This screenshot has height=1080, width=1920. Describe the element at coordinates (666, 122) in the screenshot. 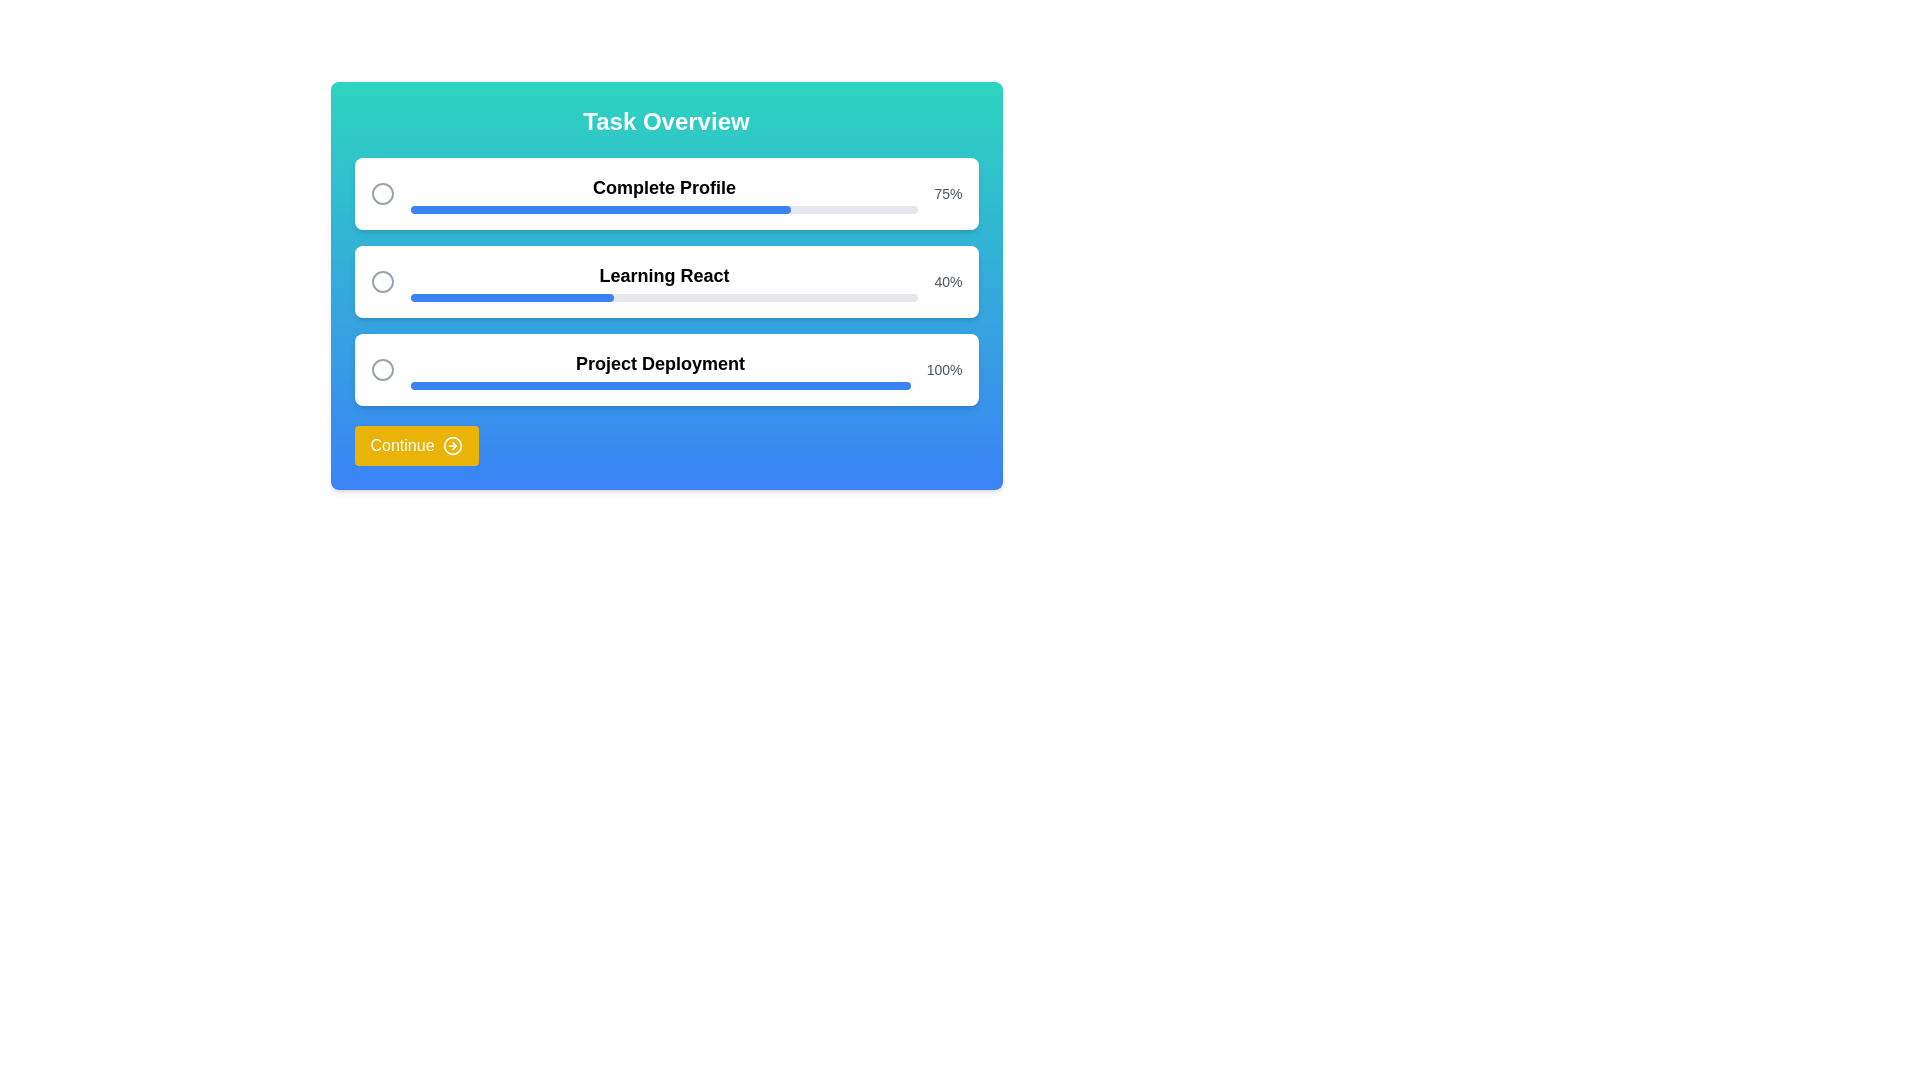

I see `title header element located at the top center of the section, which provides an overview context for the content below` at that location.